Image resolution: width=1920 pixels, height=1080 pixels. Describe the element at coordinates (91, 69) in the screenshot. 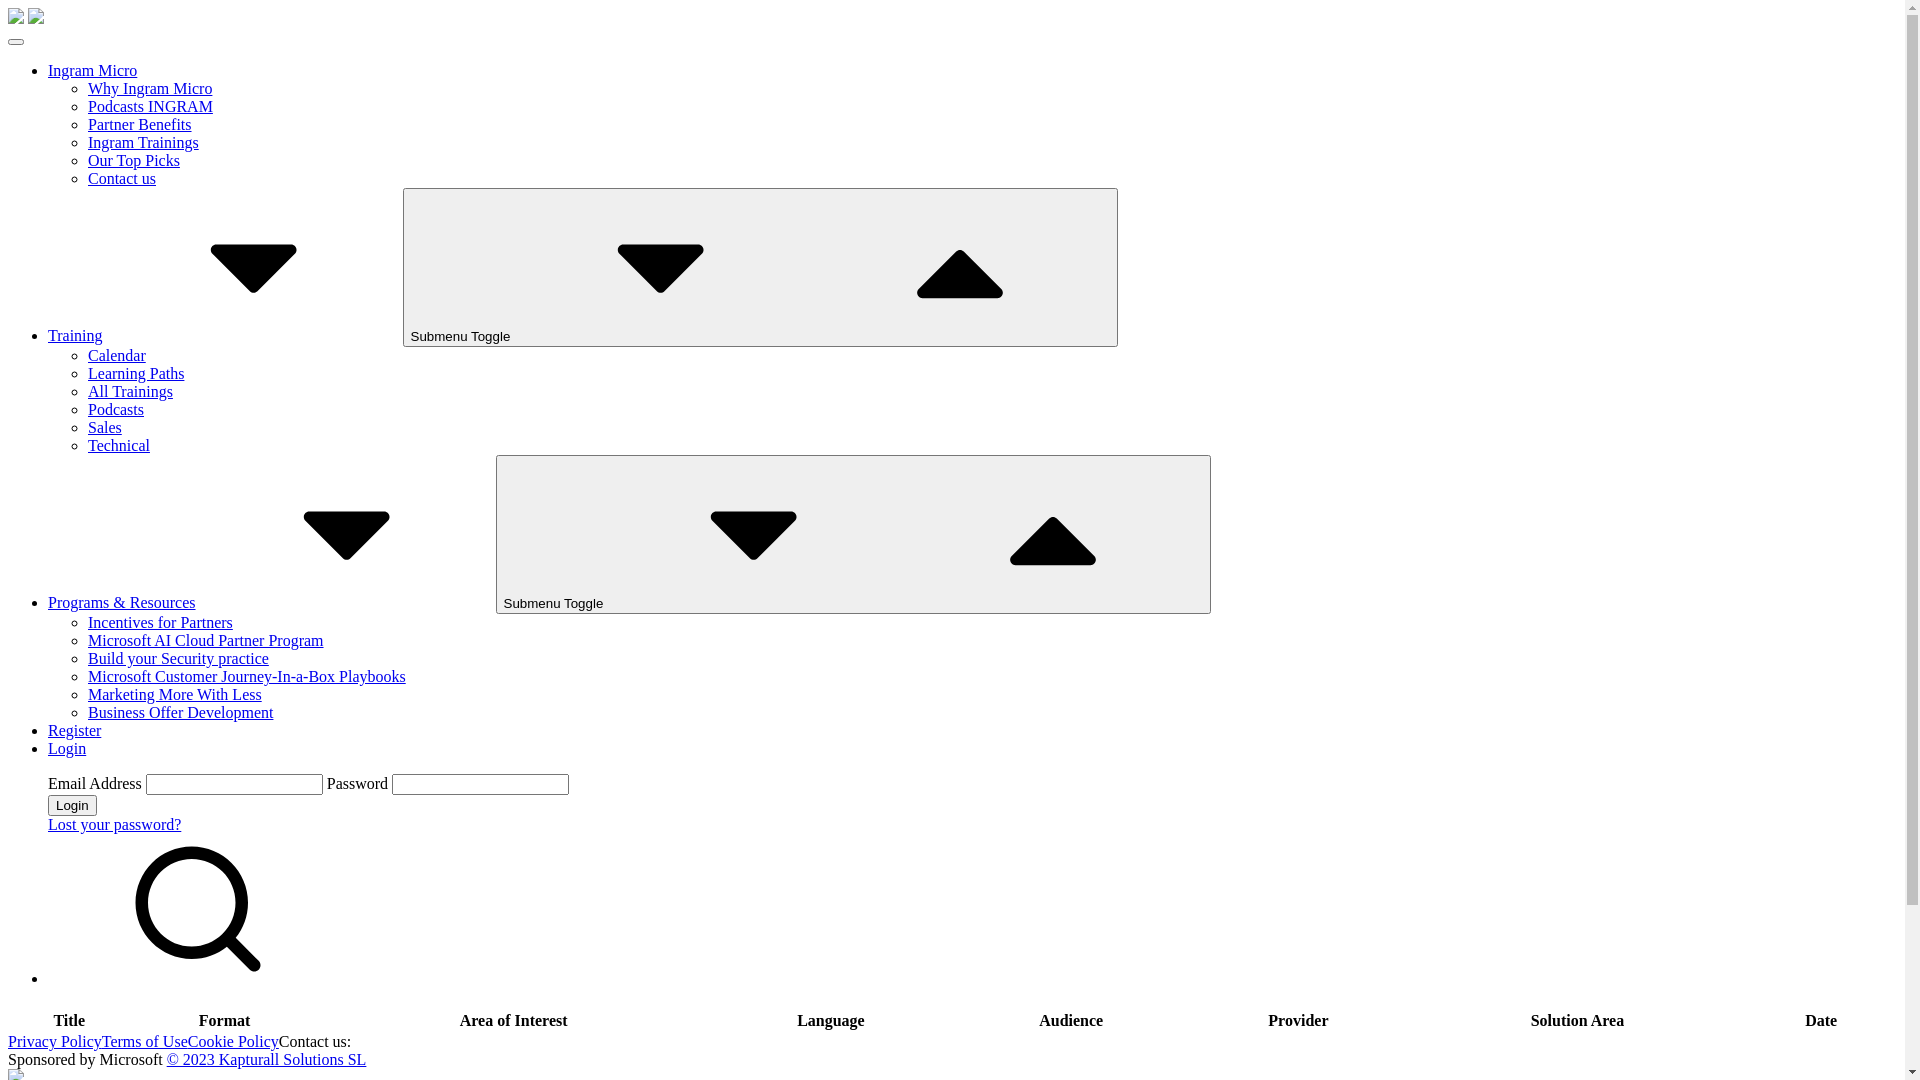

I see `'Ingram Micro'` at that location.